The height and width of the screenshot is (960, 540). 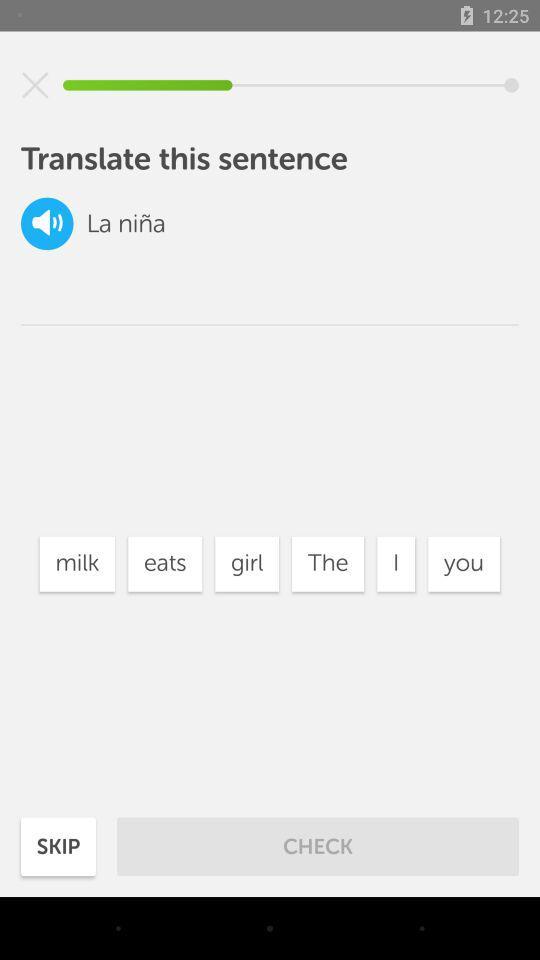 What do you see at coordinates (247, 564) in the screenshot?
I see `icon to the left of the the` at bounding box center [247, 564].